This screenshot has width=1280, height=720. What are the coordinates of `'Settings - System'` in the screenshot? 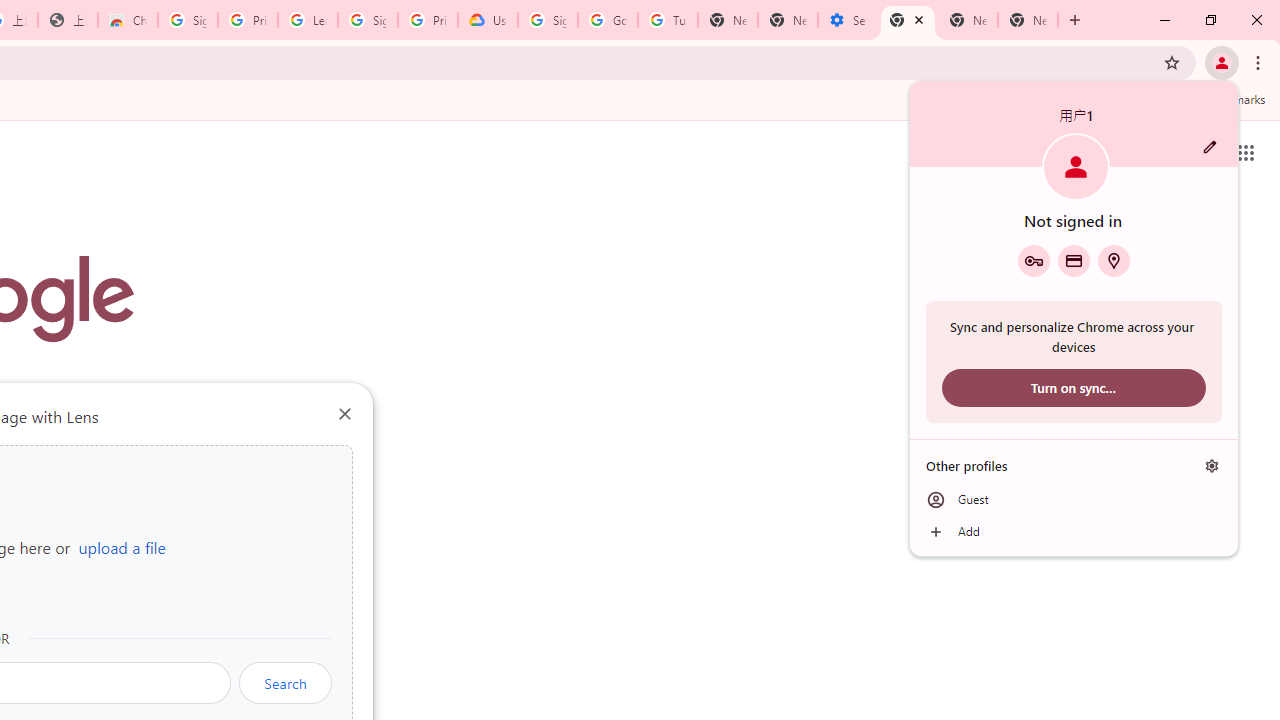 It's located at (848, 20).